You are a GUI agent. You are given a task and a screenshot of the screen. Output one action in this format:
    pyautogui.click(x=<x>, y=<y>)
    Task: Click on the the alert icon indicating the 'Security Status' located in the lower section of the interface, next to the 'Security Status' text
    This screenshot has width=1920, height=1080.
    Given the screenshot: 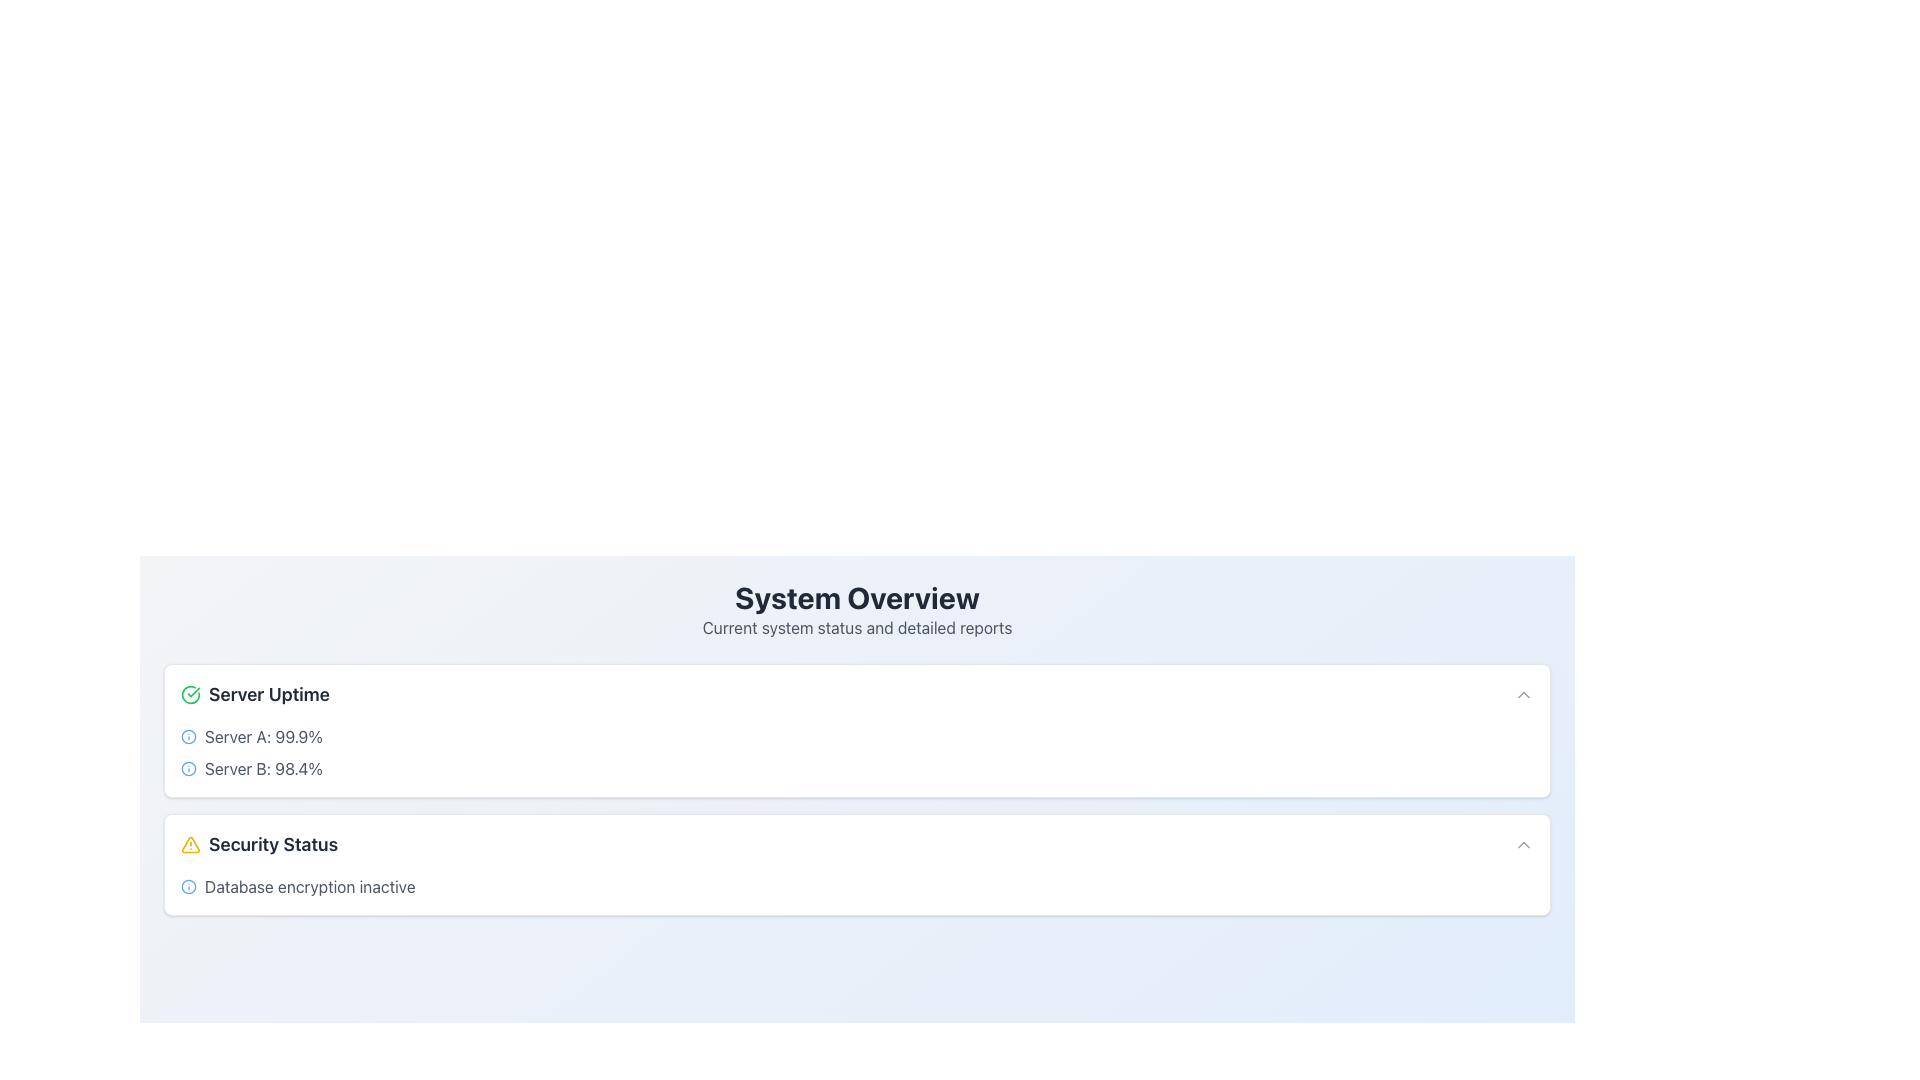 What is the action you would take?
    pyautogui.click(x=191, y=844)
    